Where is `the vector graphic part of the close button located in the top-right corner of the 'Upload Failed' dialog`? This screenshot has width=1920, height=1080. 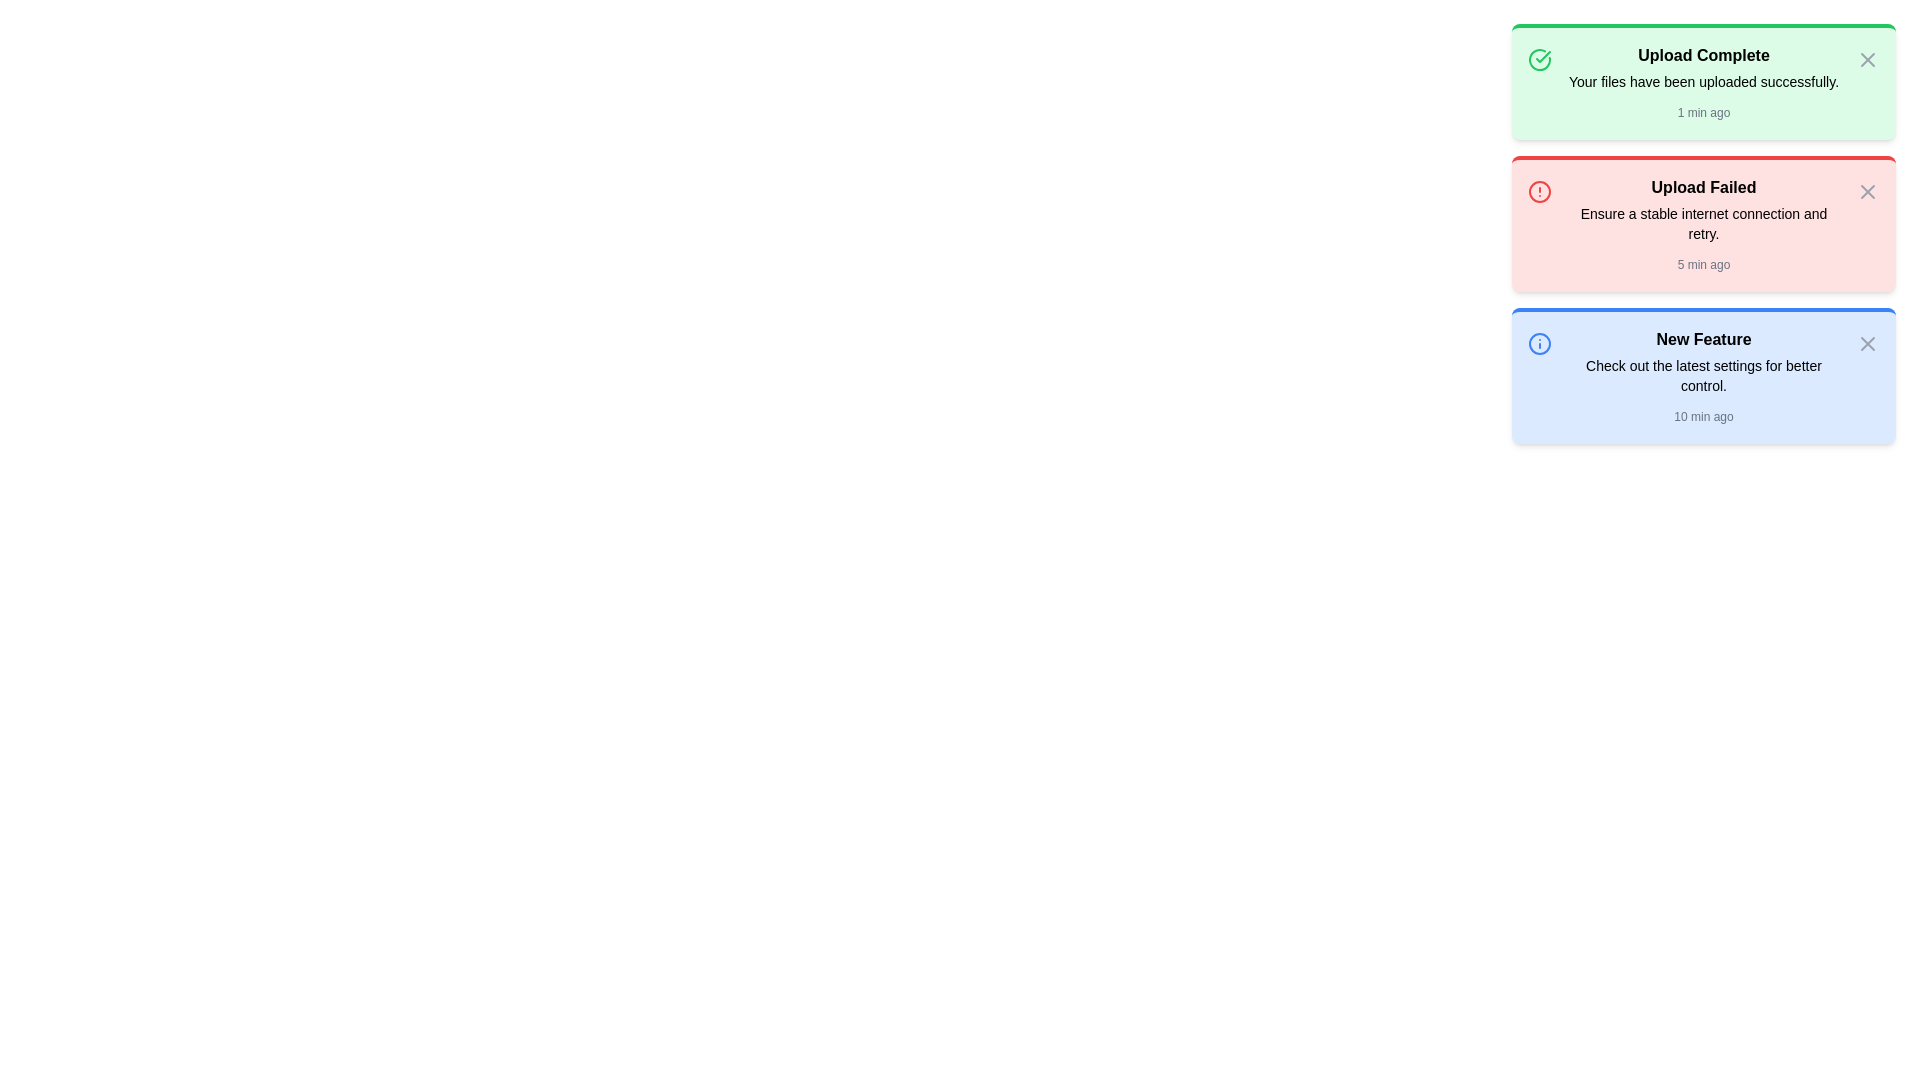 the vector graphic part of the close button located in the top-right corner of the 'Upload Failed' dialog is located at coordinates (1866, 192).